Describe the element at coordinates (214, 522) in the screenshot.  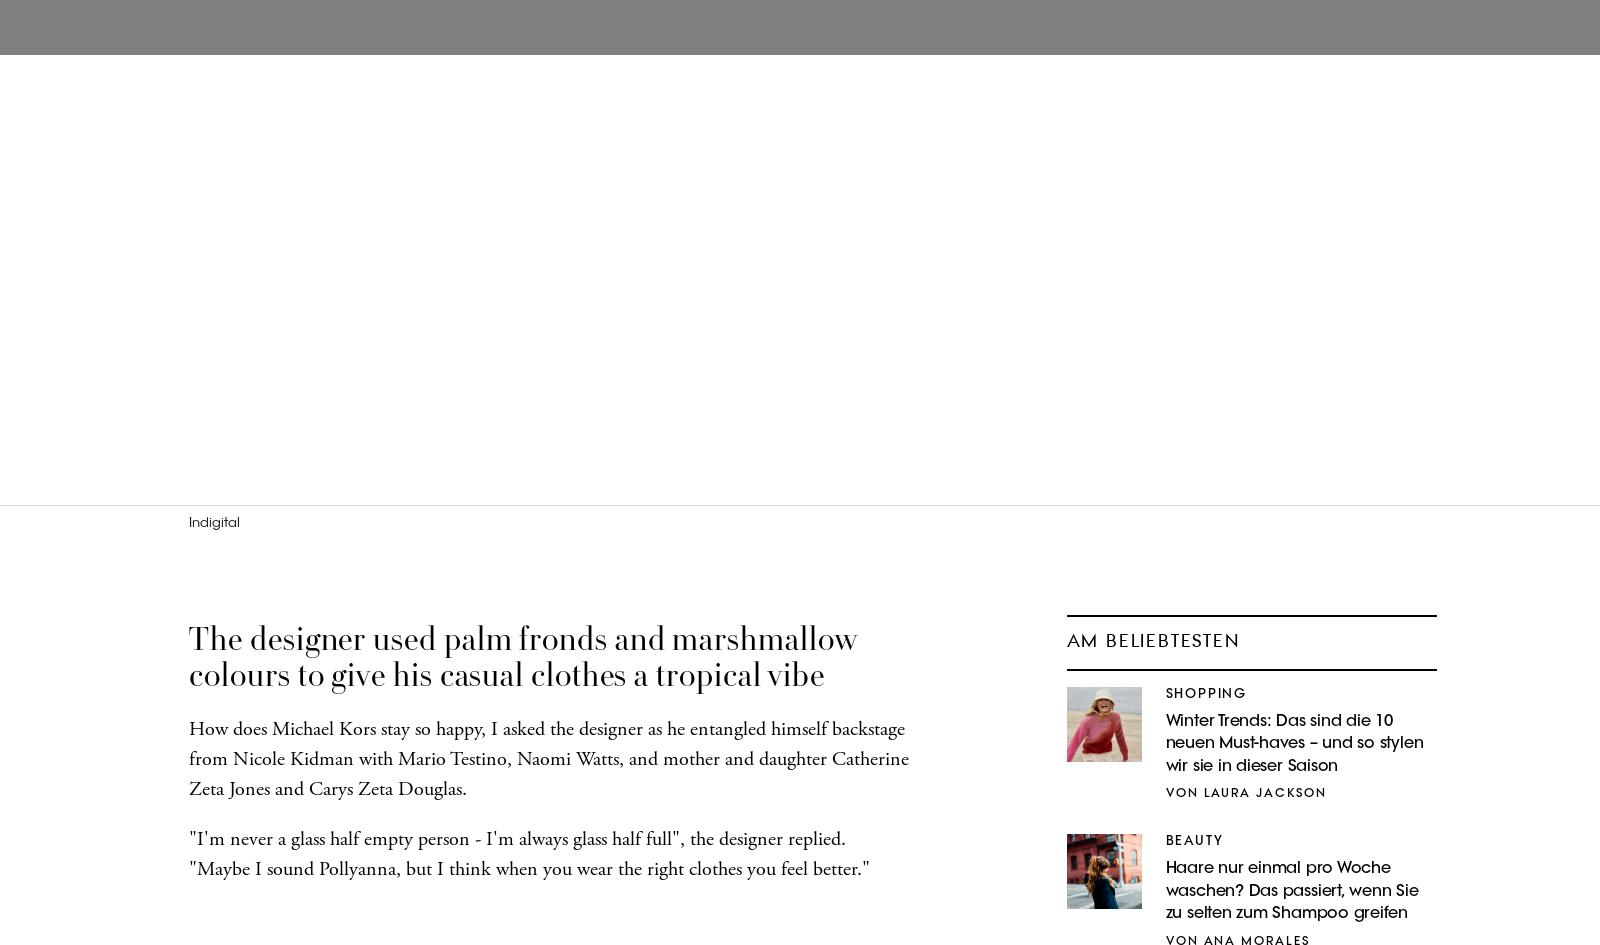
I see `'Indigital'` at that location.